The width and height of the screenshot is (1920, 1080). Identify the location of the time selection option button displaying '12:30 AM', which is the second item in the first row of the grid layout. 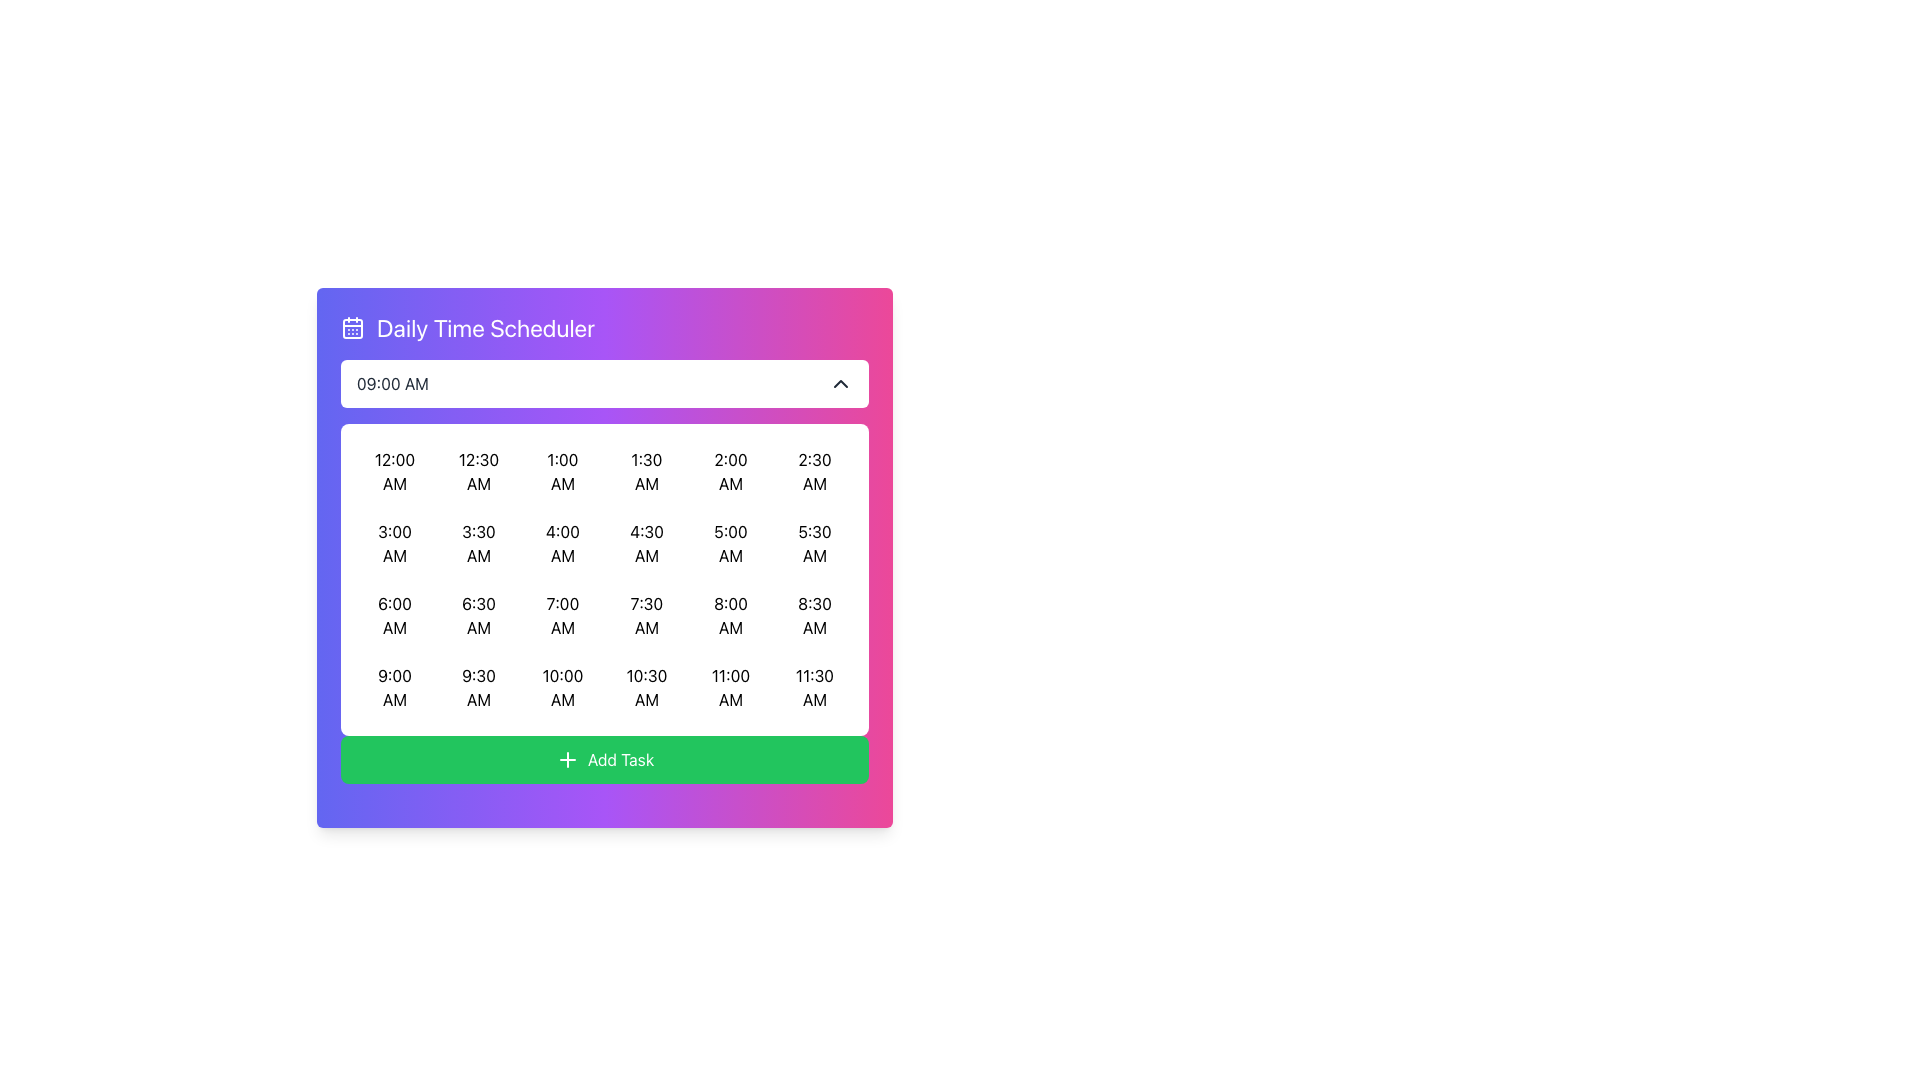
(478, 471).